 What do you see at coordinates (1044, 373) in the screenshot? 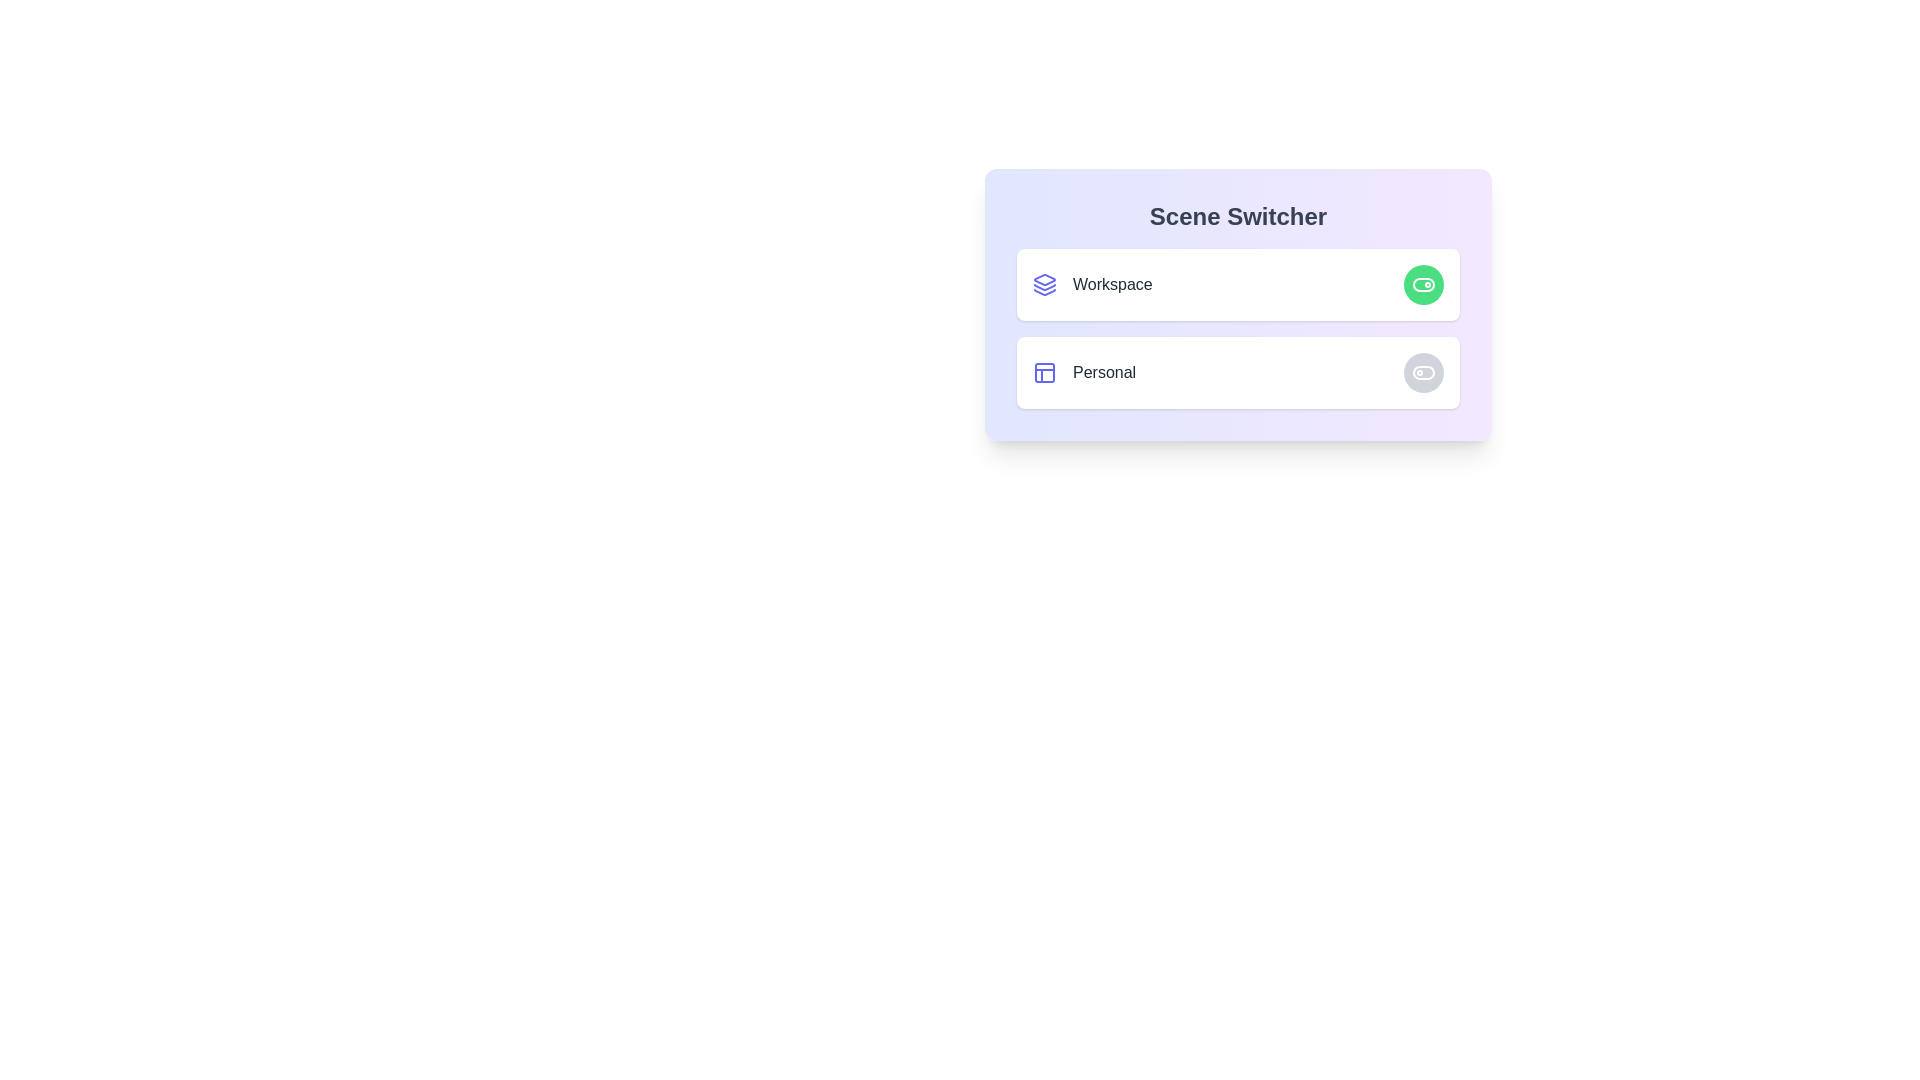
I see `the leftmost rectangular graphical element within the SVG that contributes to the icon's visual component` at bounding box center [1044, 373].